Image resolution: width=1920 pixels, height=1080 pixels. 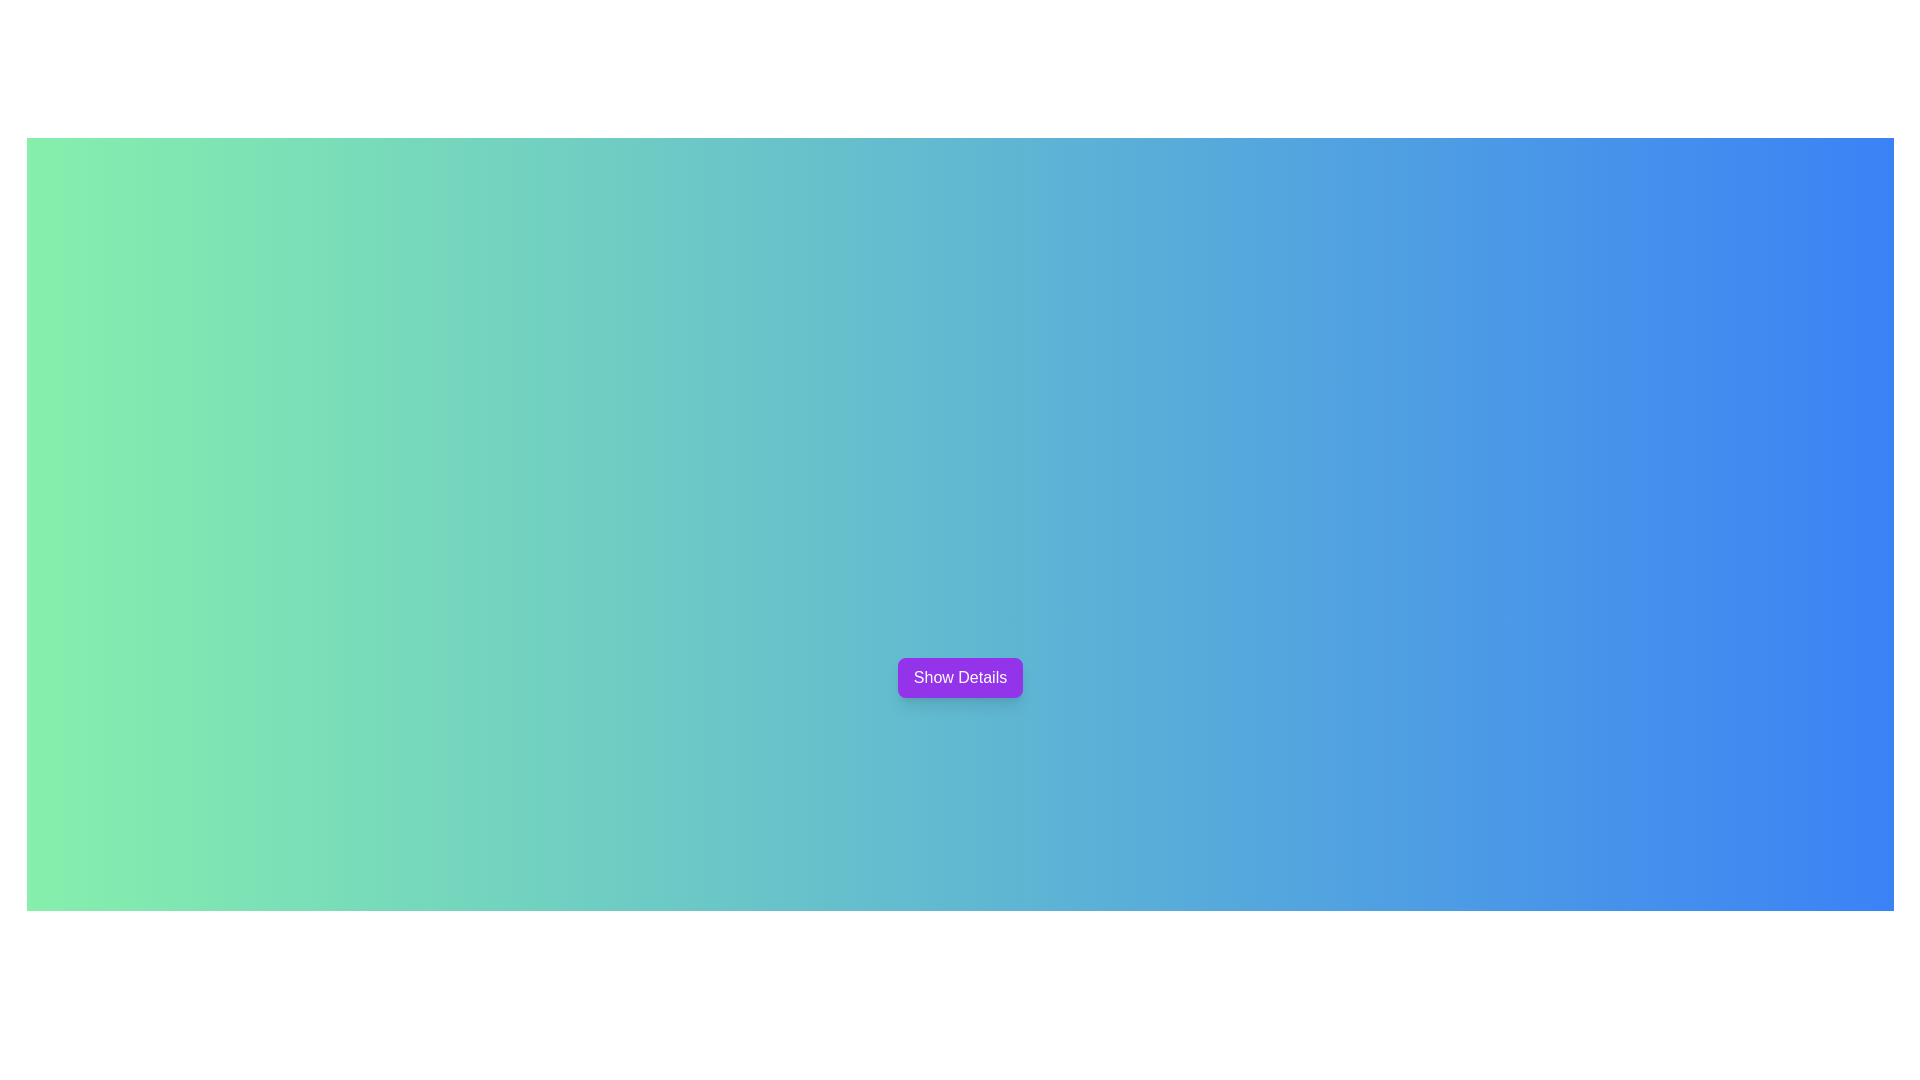 What do you see at coordinates (960, 677) in the screenshot?
I see `the 'Show Details' button, which has a purple background and white text` at bounding box center [960, 677].